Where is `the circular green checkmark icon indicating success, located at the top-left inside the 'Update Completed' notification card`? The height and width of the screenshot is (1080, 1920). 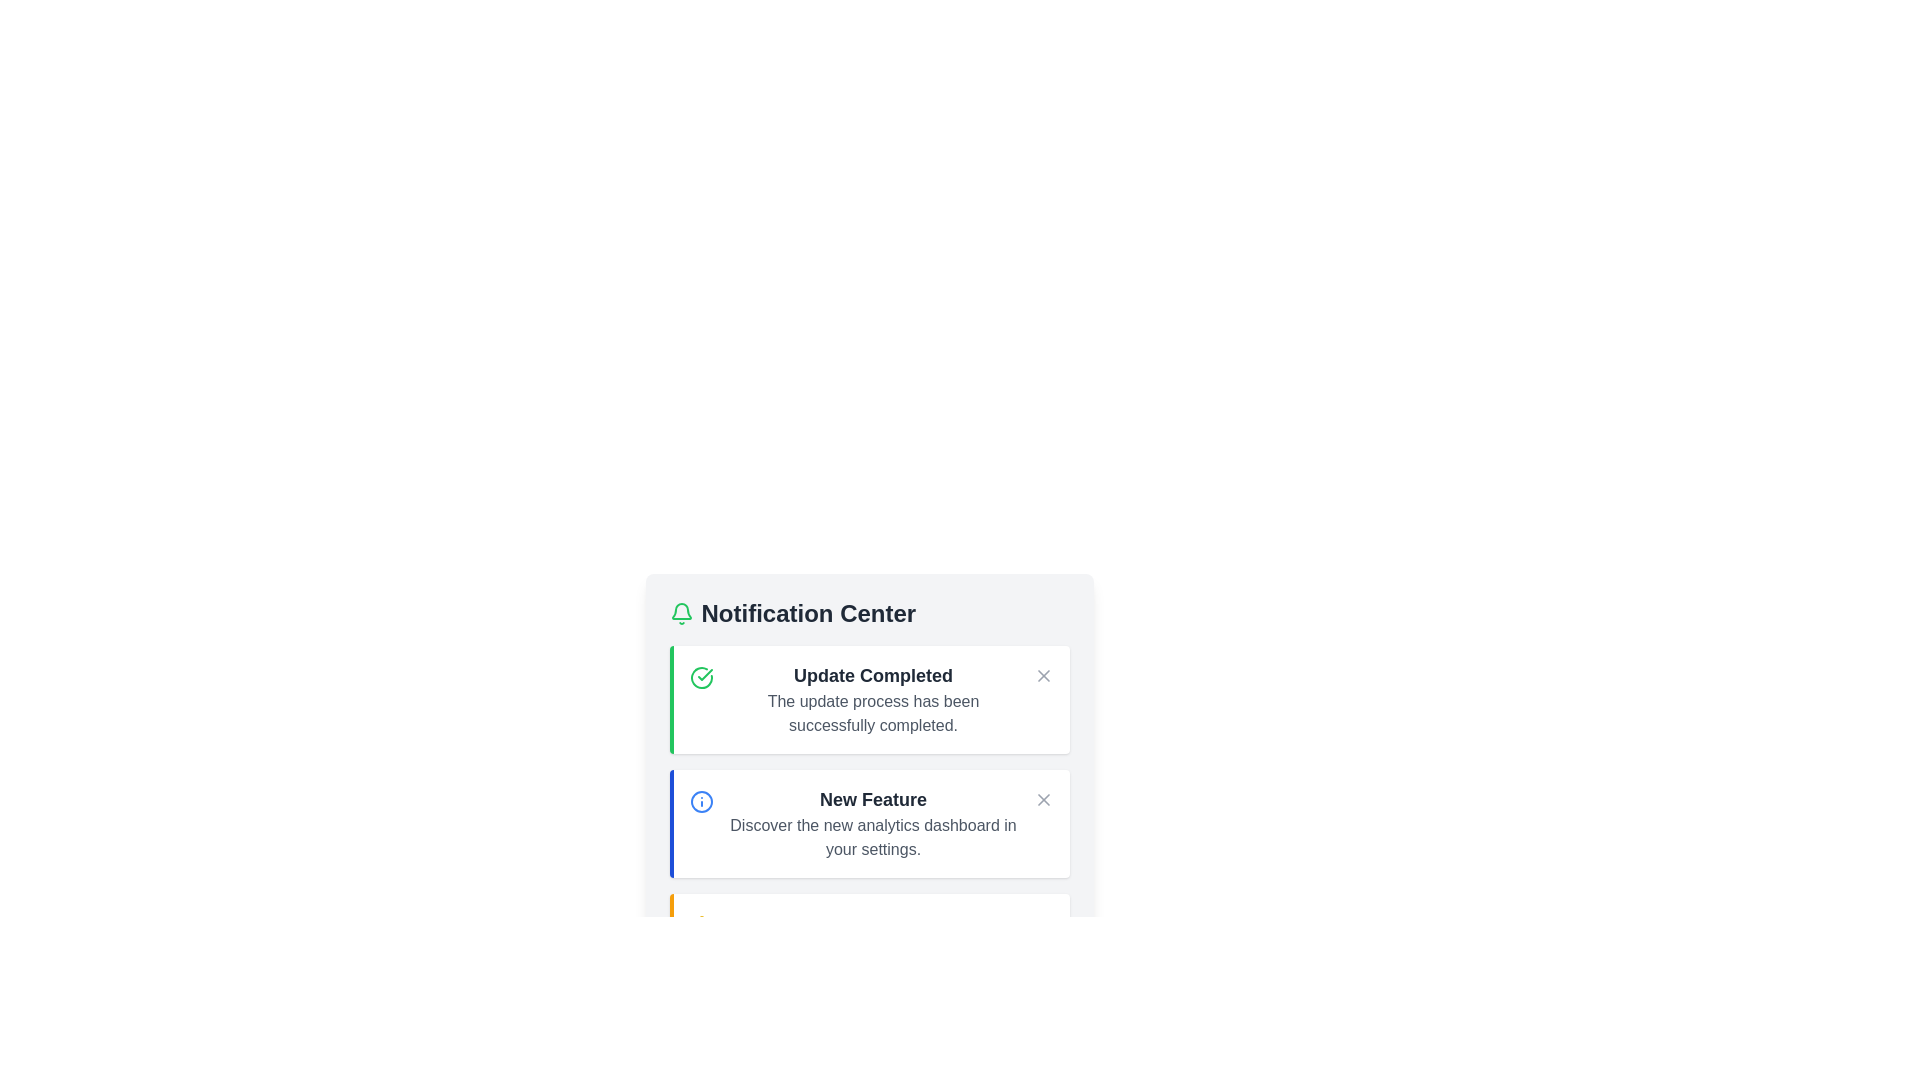 the circular green checkmark icon indicating success, located at the top-left inside the 'Update Completed' notification card is located at coordinates (701, 677).